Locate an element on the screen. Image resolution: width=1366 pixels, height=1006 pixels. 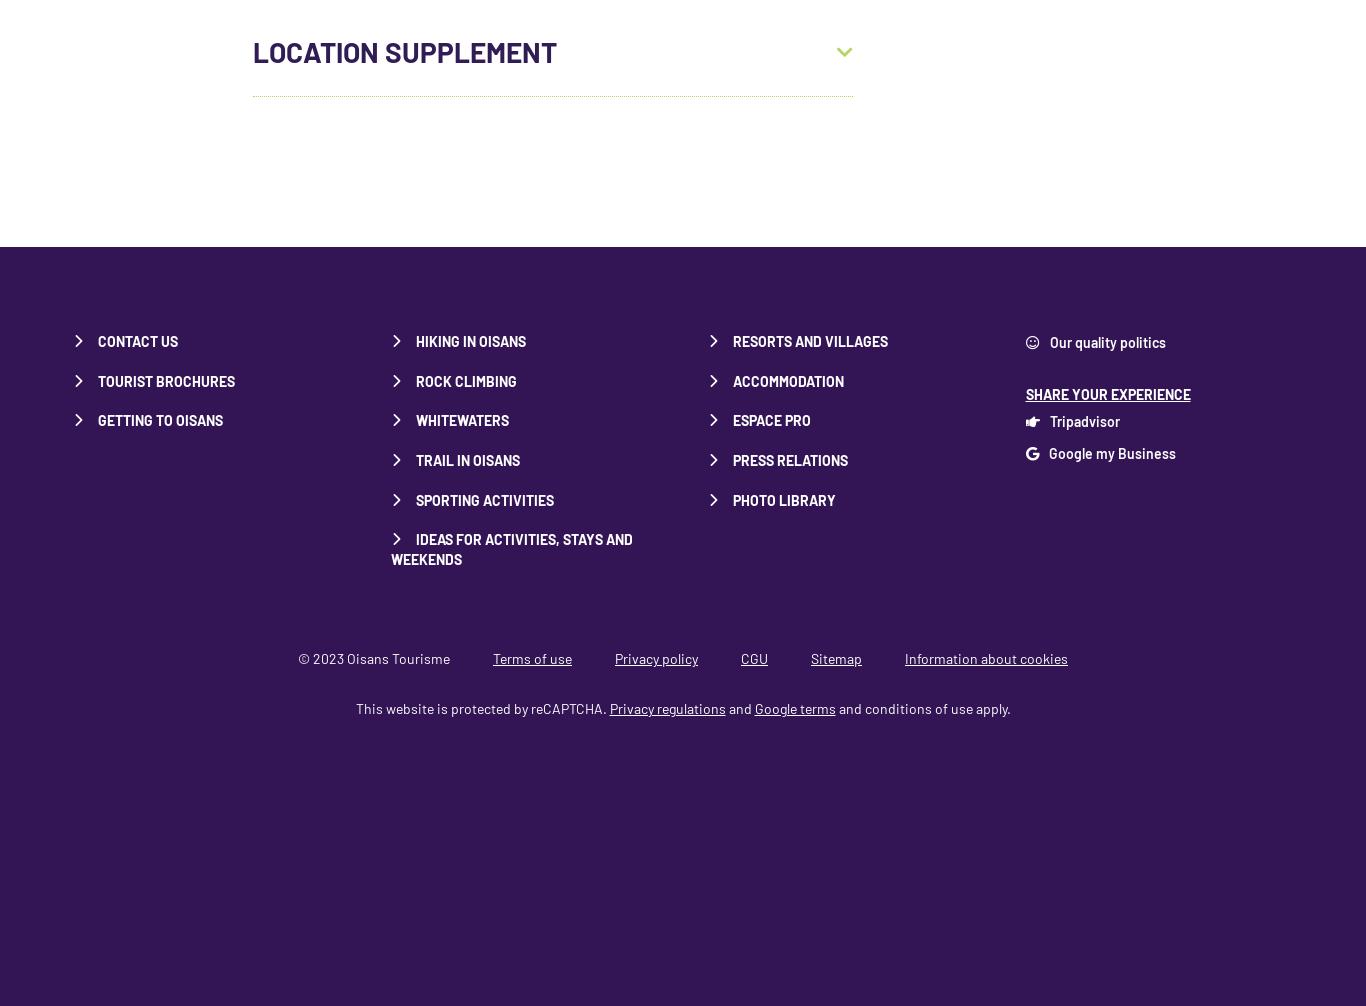
'Photo library' is located at coordinates (784, 498).